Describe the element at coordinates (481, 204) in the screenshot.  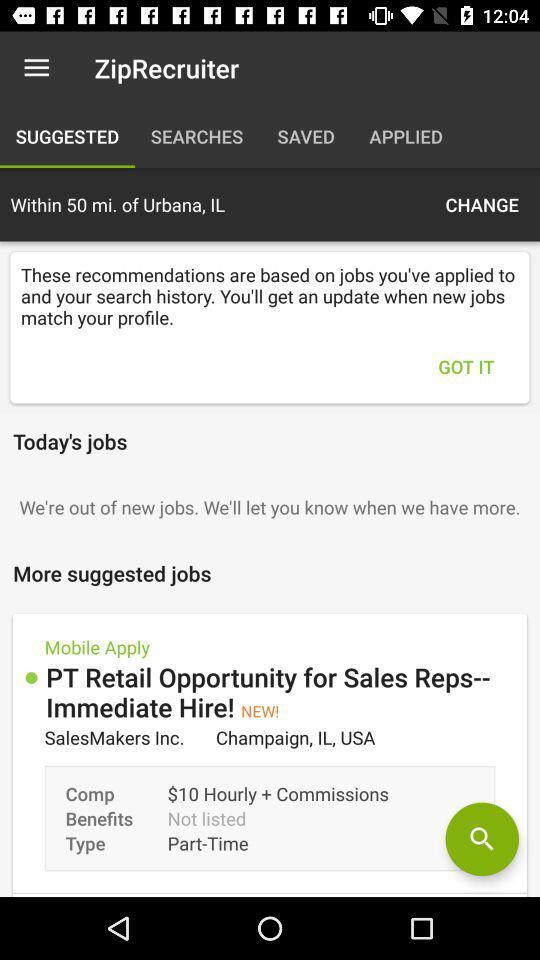
I see `the item next to the within 50 mi item` at that location.